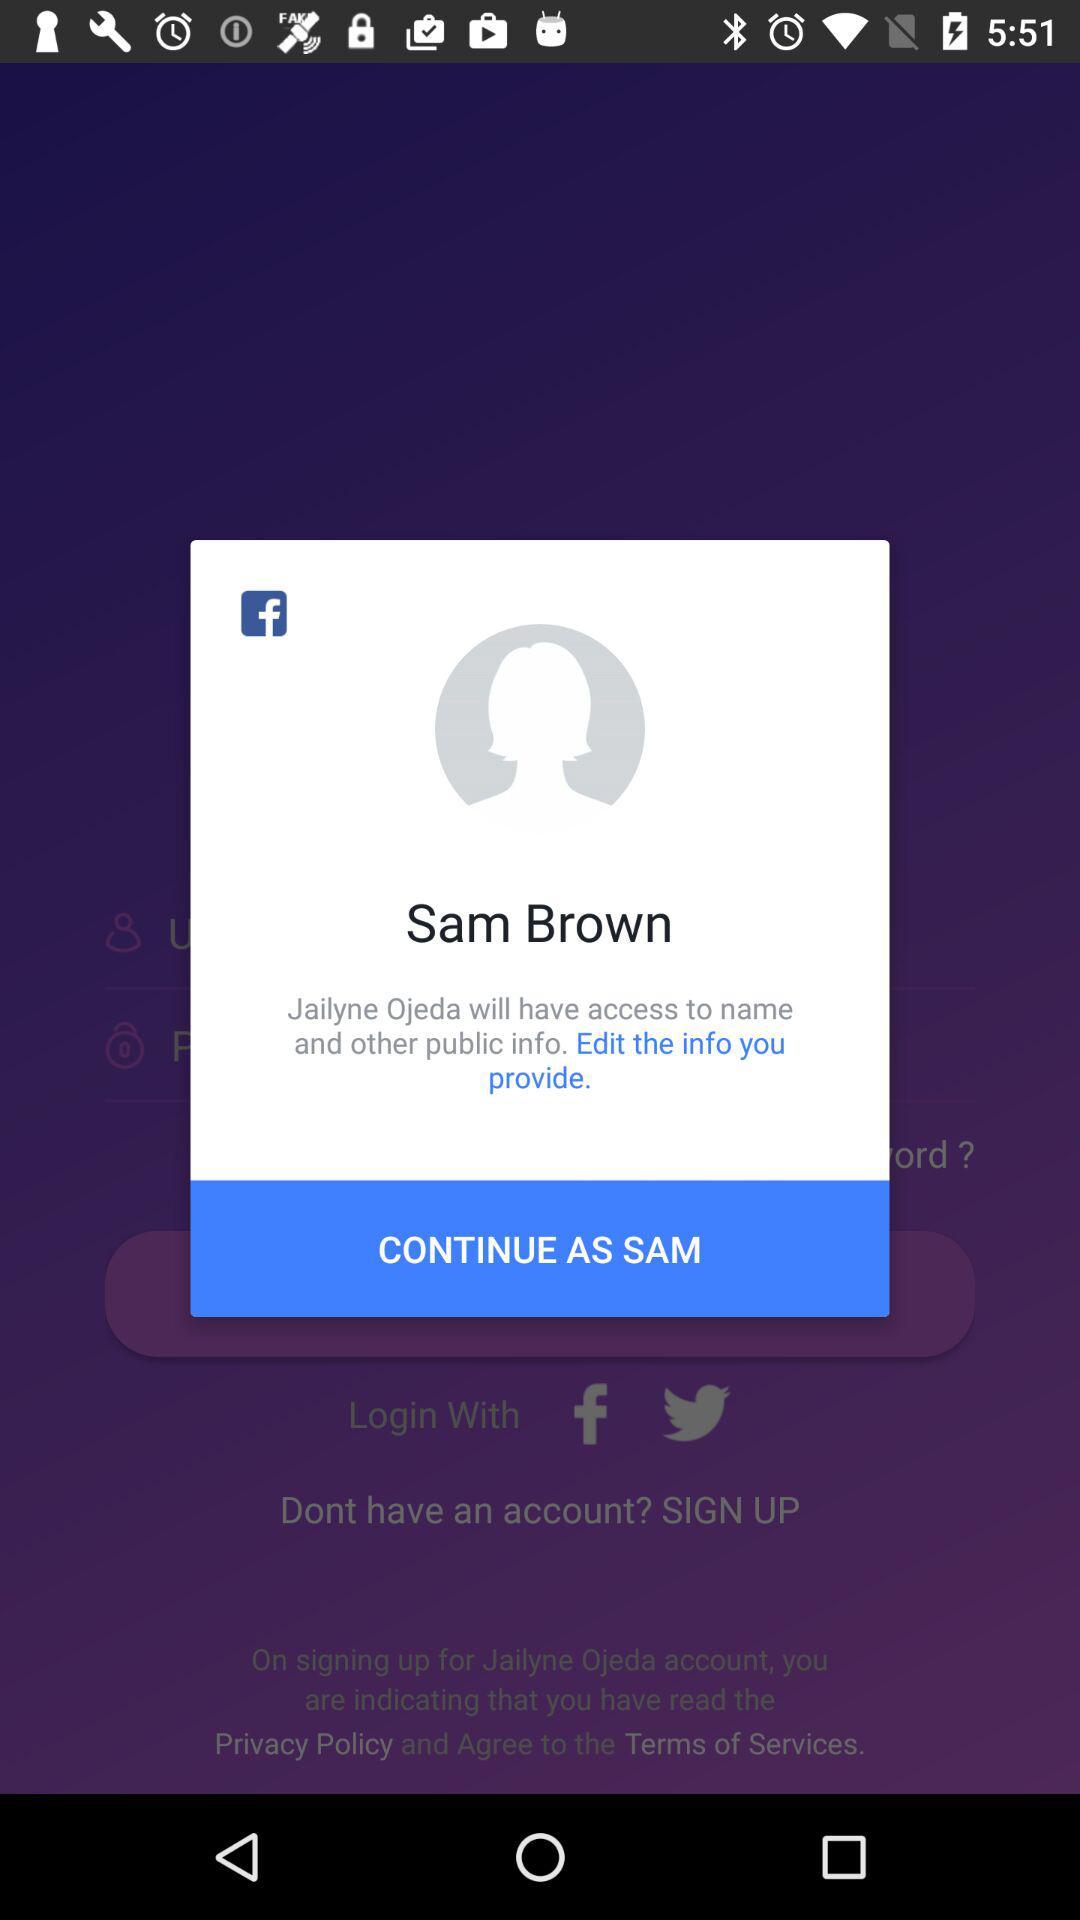 The width and height of the screenshot is (1080, 1920). Describe the element at coordinates (540, 1247) in the screenshot. I see `item below jailyne ojeda will` at that location.